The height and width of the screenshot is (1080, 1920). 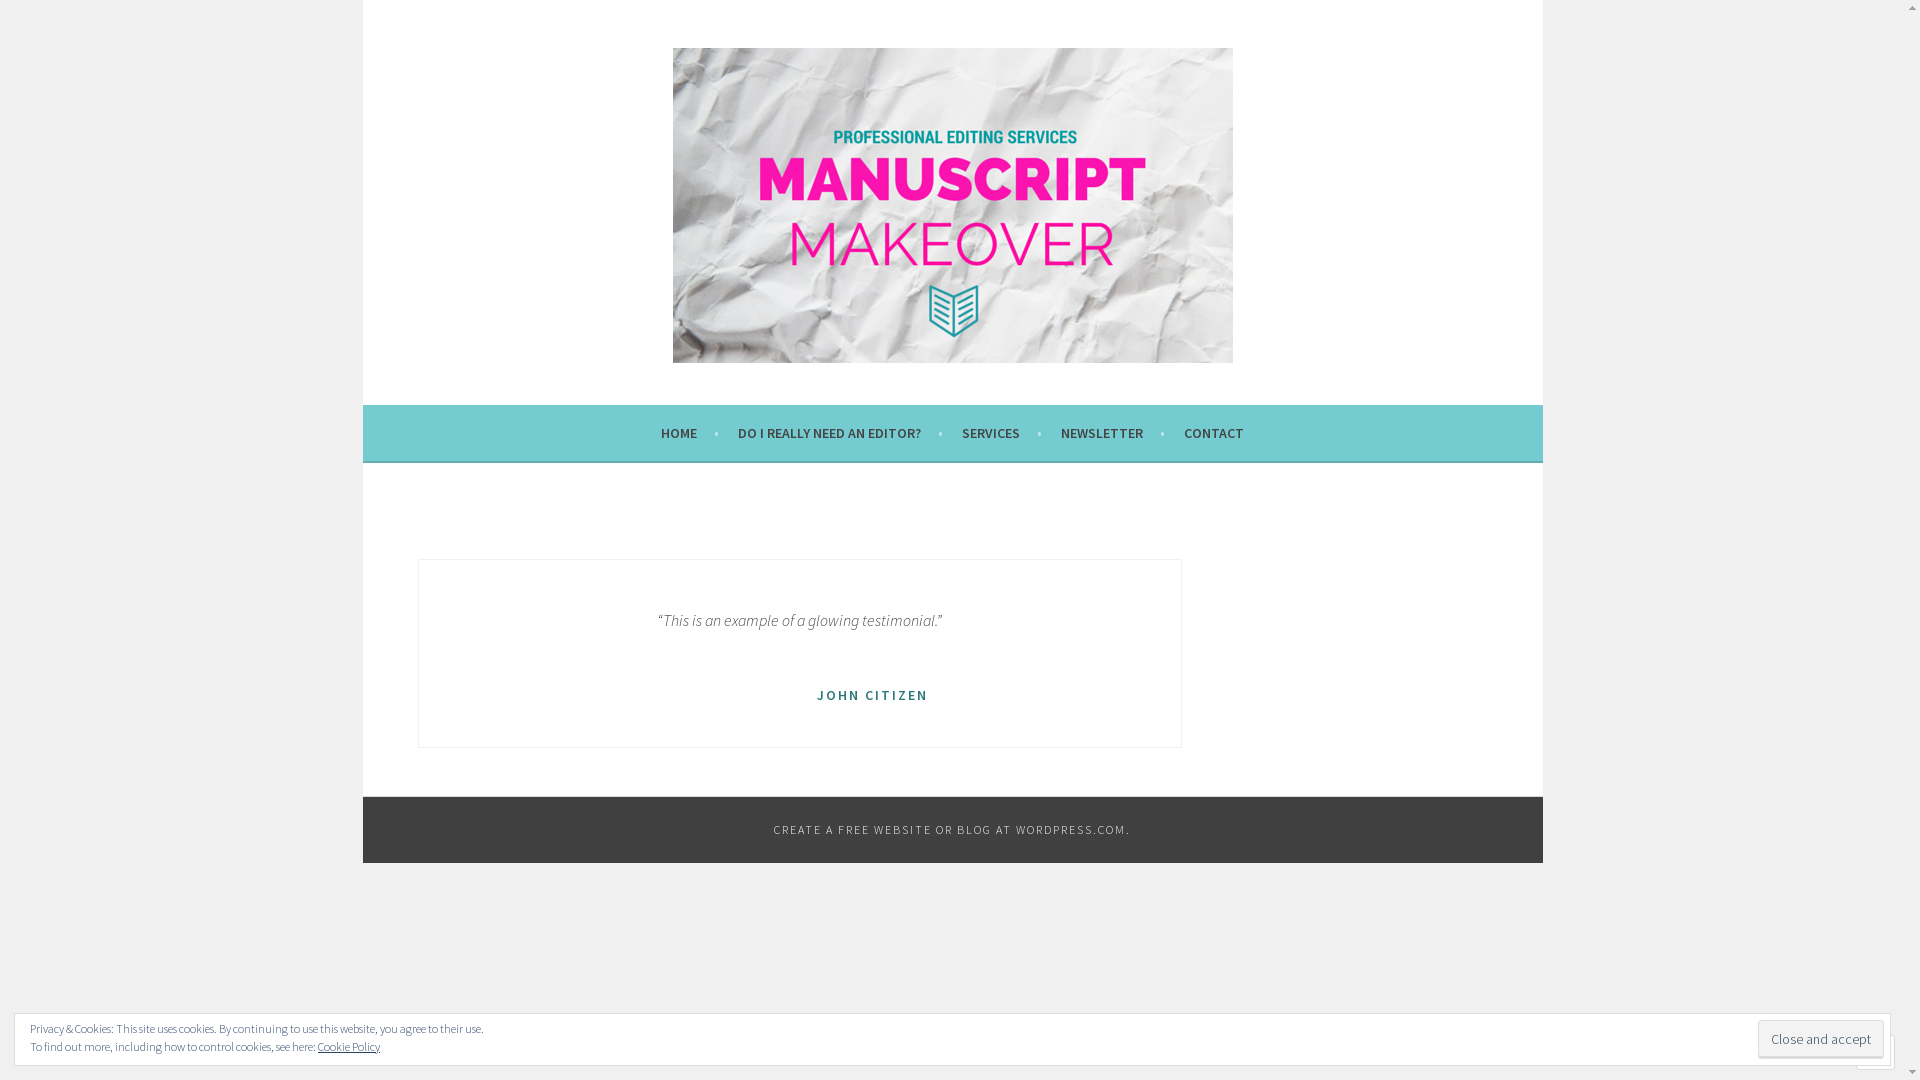 What do you see at coordinates (349, 1045) in the screenshot?
I see `'Cookie Policy'` at bounding box center [349, 1045].